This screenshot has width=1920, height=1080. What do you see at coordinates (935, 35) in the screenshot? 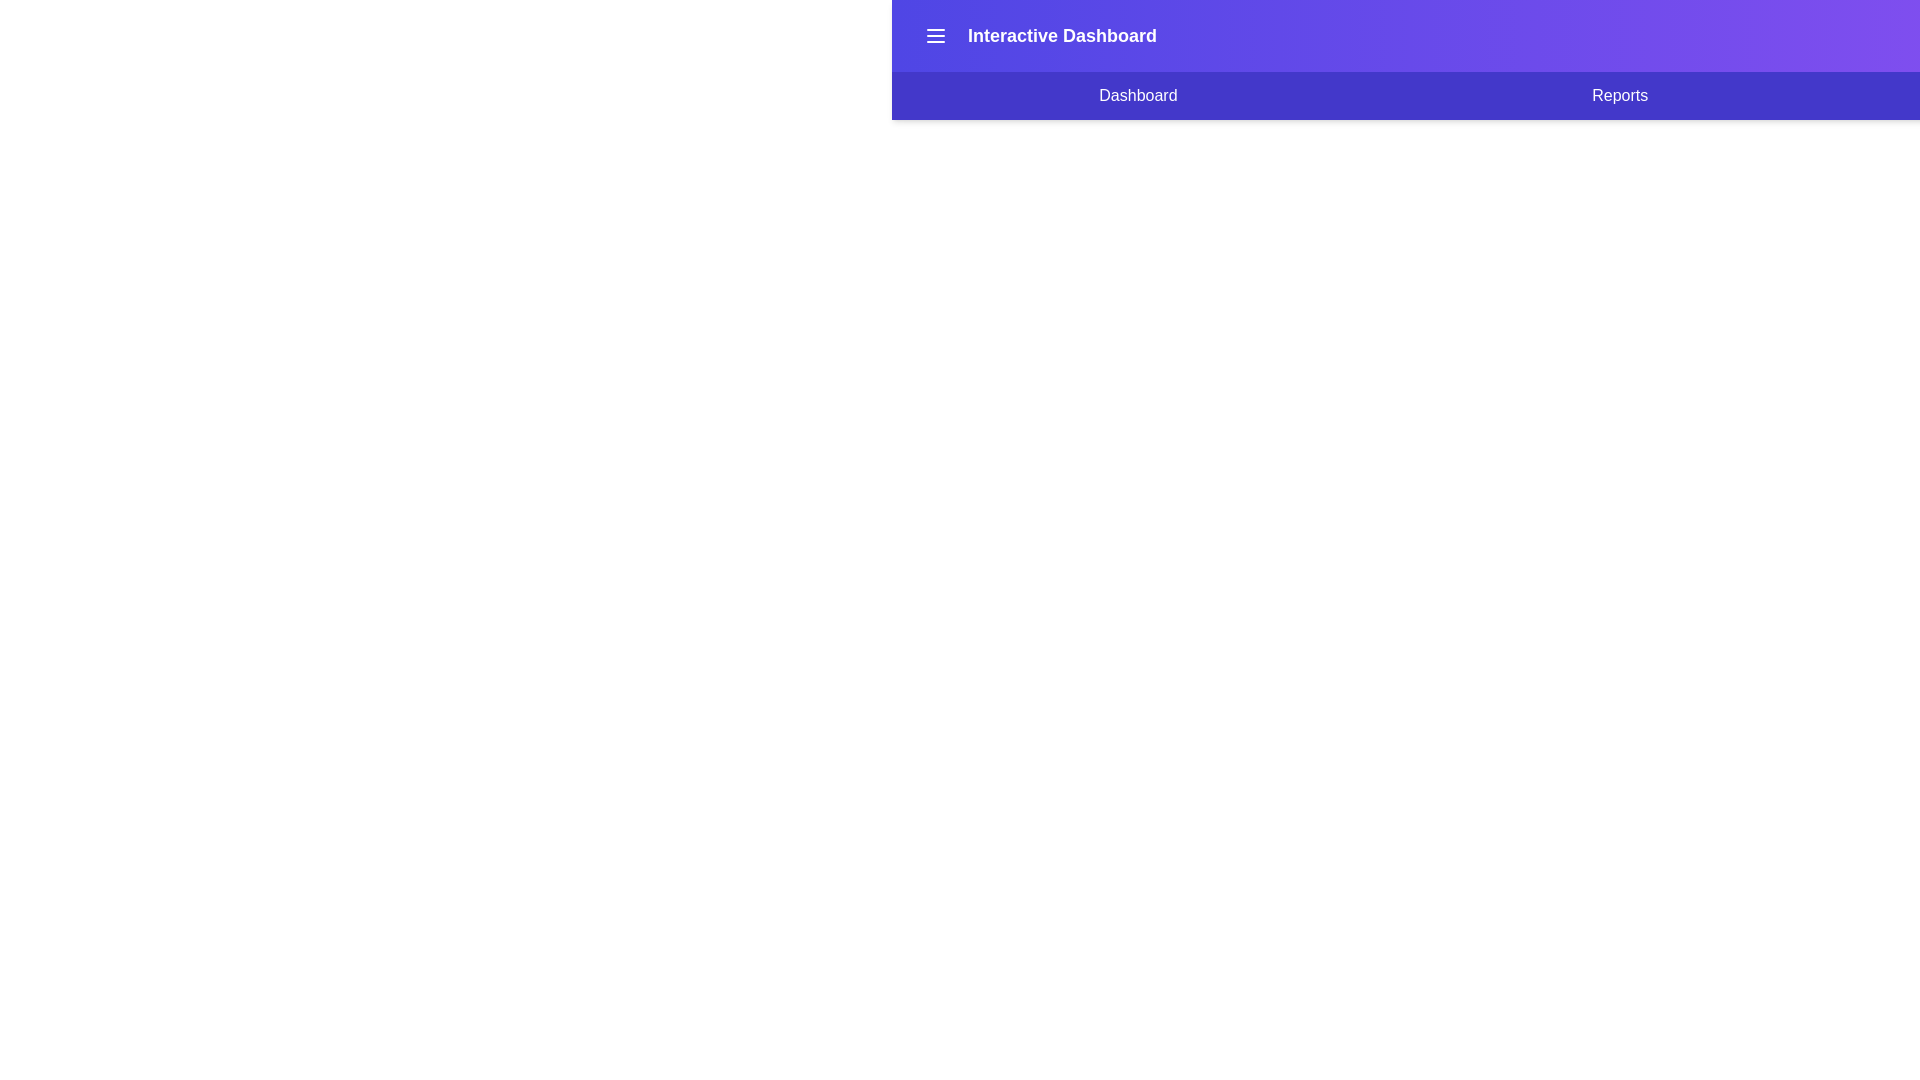
I see `the rectangular button with a purple background and three horizontal lines, located at the top-left within the header bar` at bounding box center [935, 35].